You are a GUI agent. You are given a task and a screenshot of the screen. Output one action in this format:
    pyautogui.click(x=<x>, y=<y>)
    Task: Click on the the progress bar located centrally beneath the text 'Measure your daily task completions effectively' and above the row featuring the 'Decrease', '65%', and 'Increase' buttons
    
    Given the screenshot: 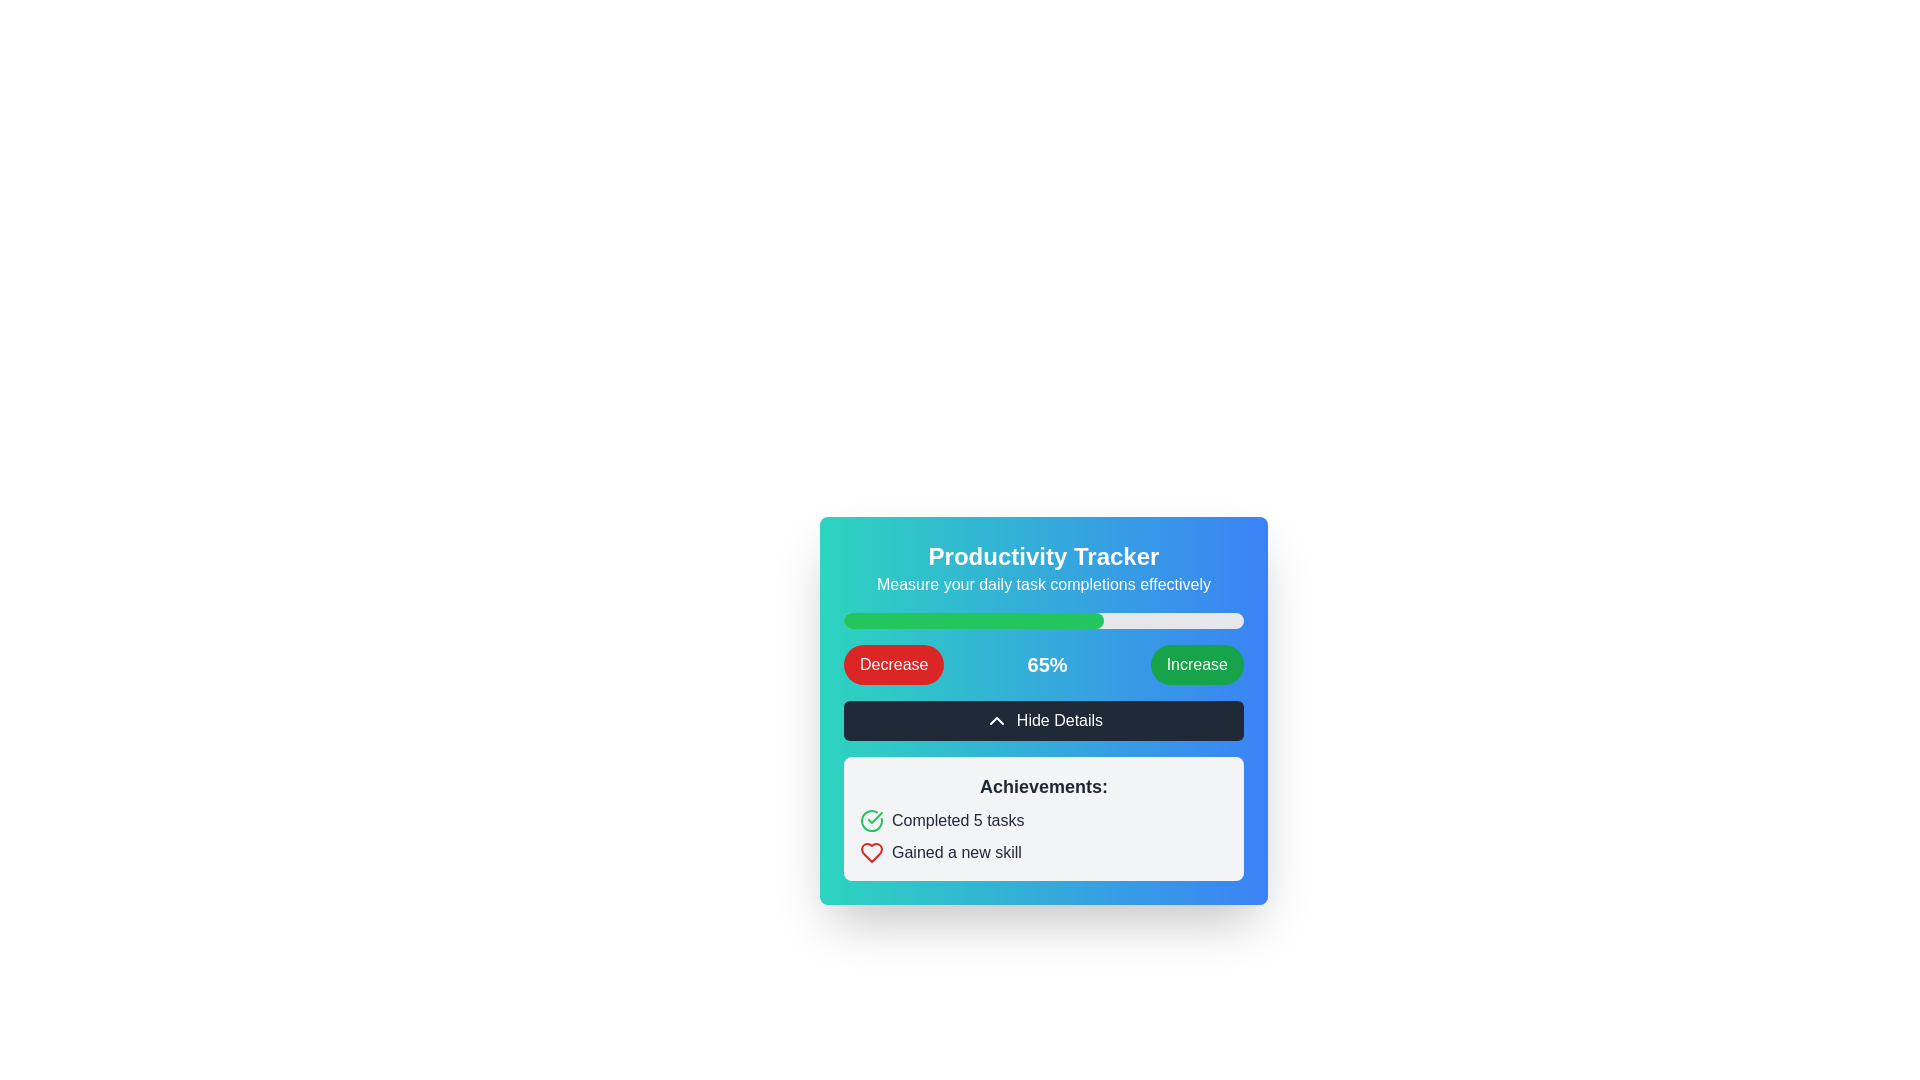 What is the action you would take?
    pyautogui.click(x=1042, y=620)
    